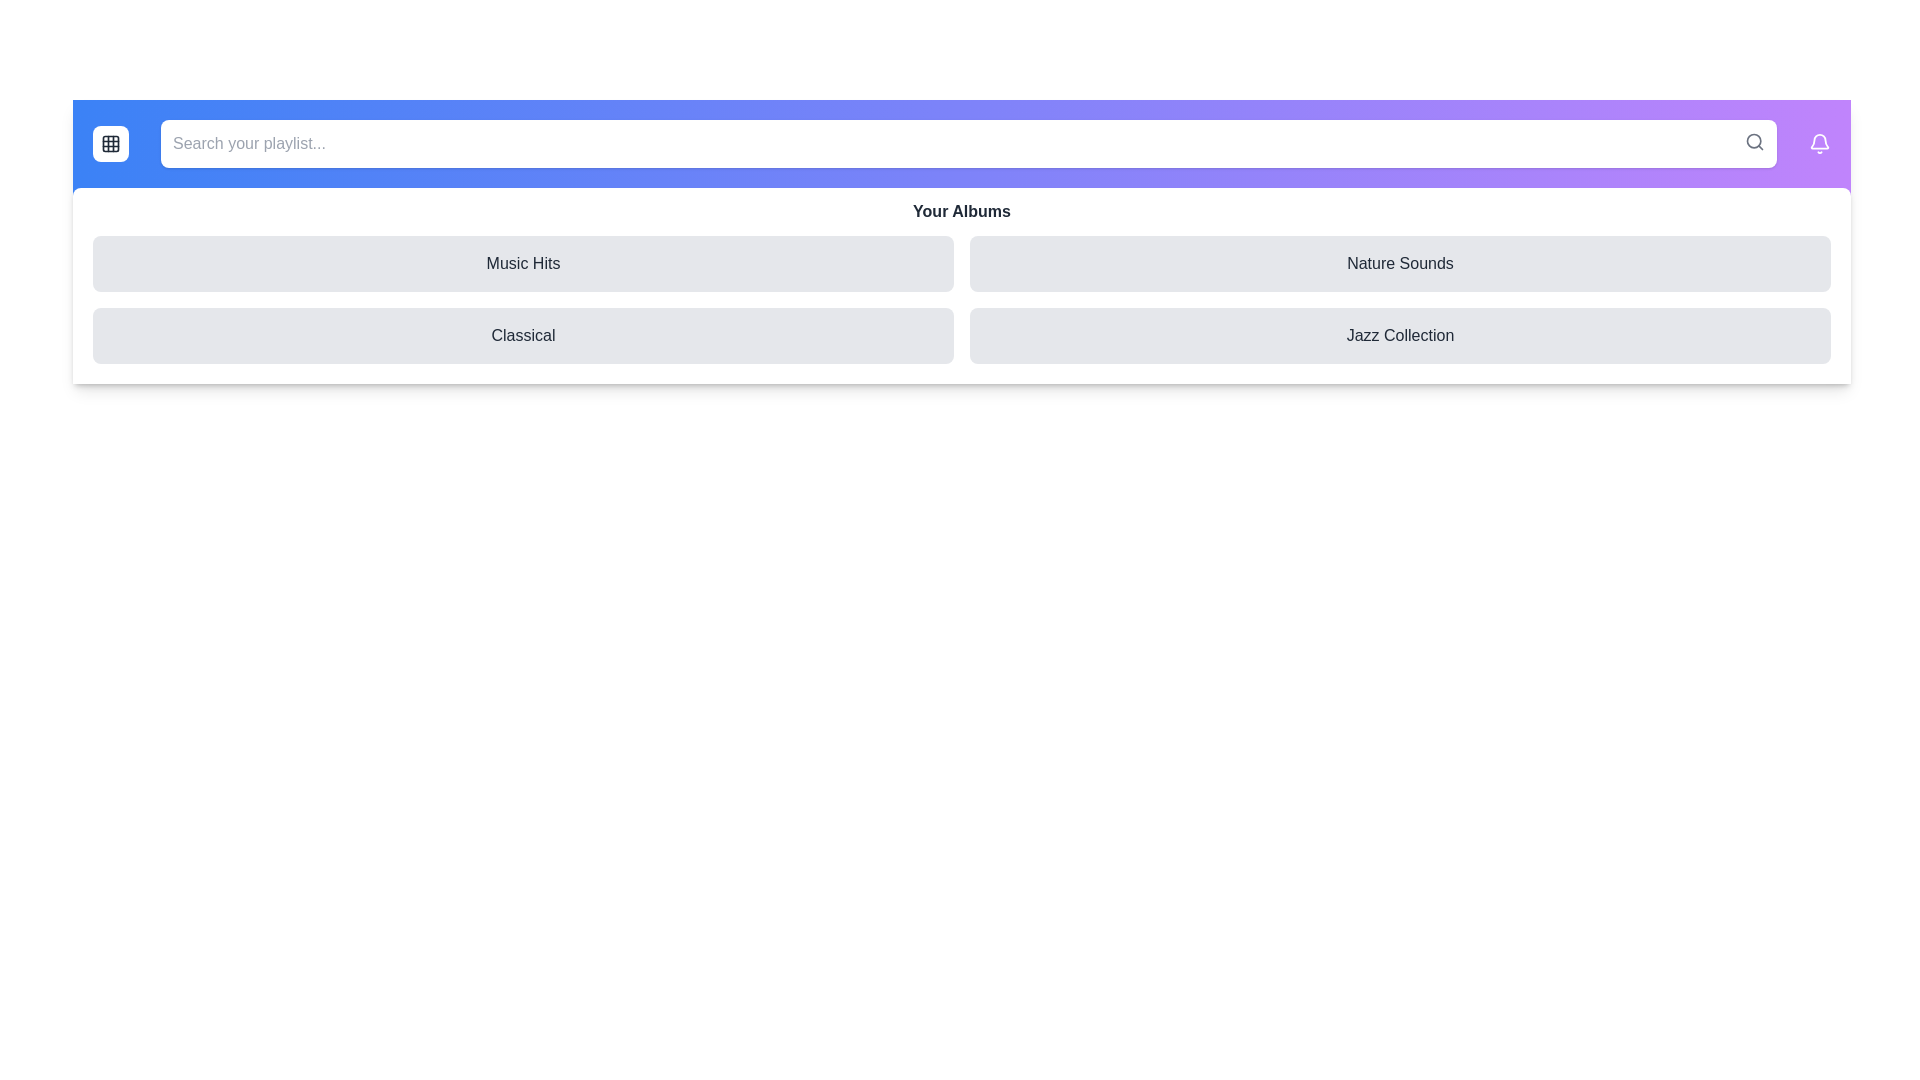 Image resolution: width=1920 pixels, height=1080 pixels. What do you see at coordinates (523, 334) in the screenshot?
I see `the album item Classical from the menu` at bounding box center [523, 334].